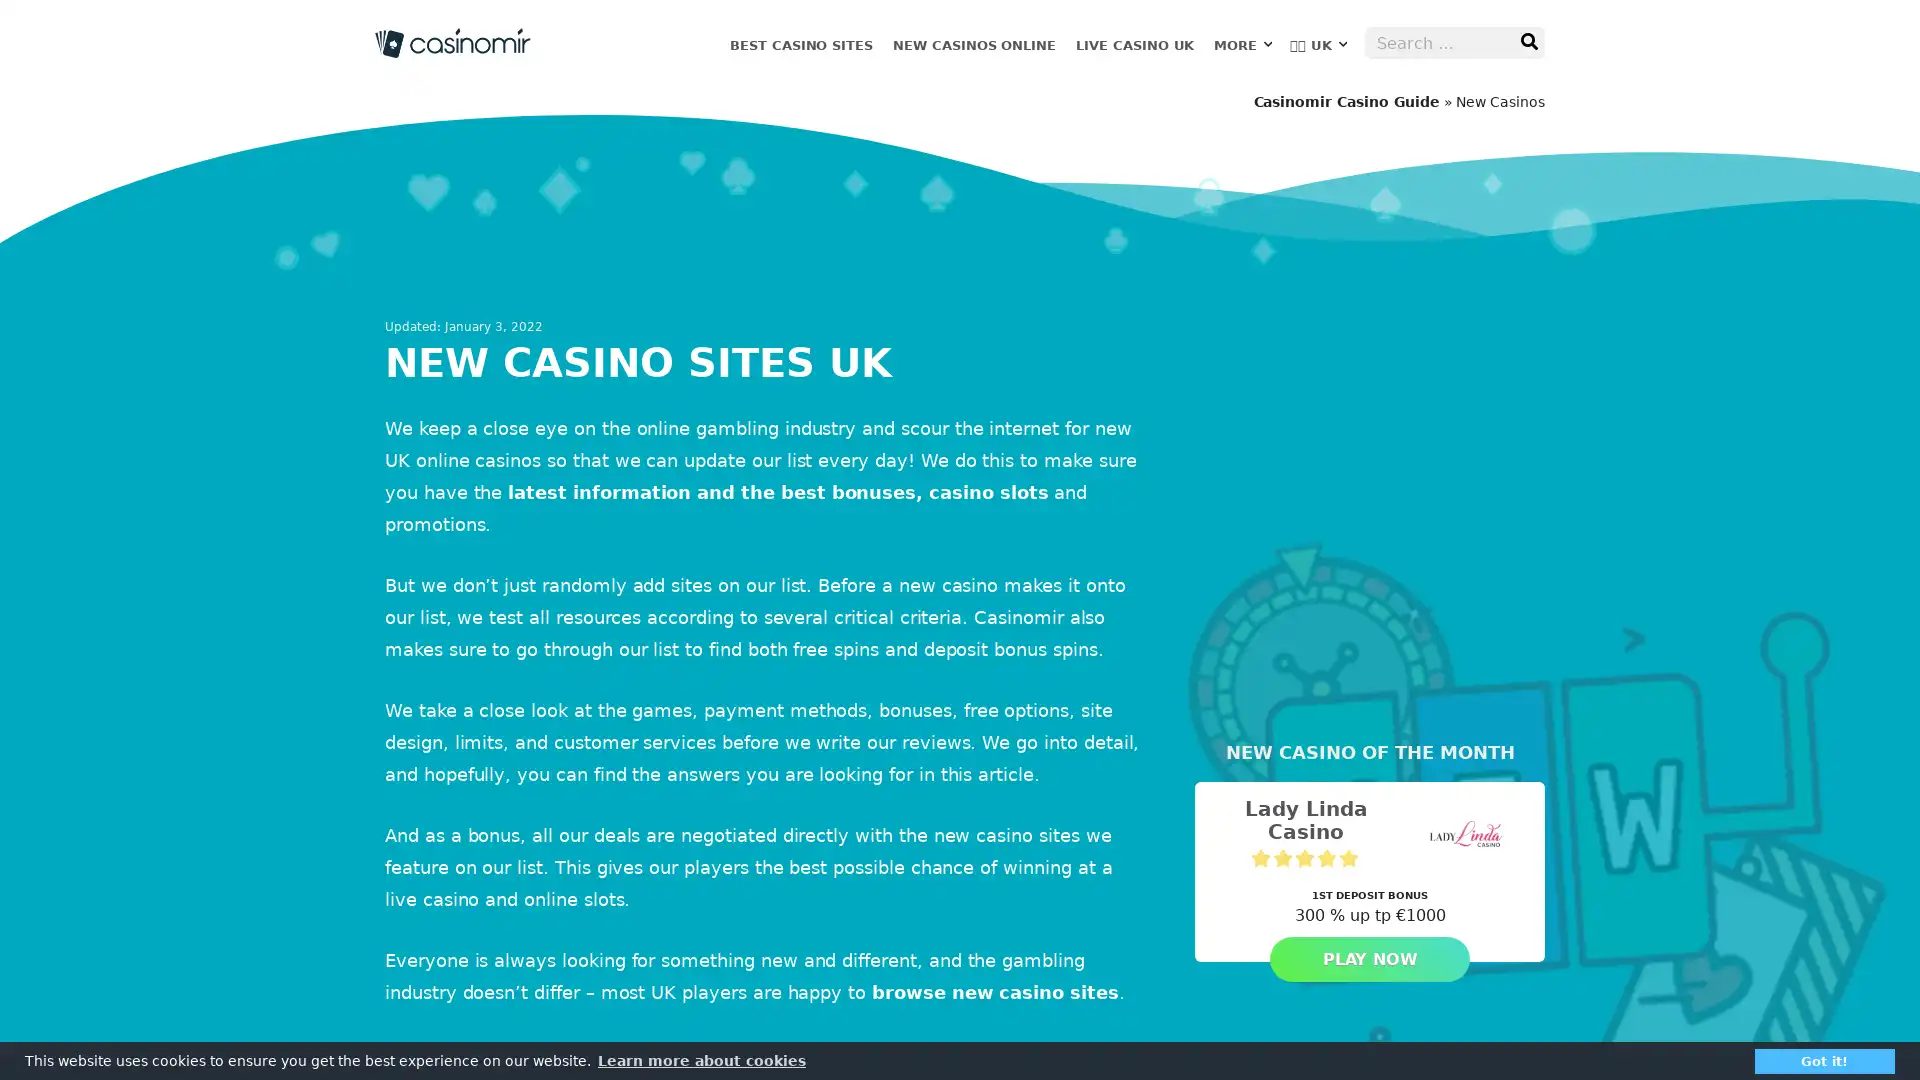  What do you see at coordinates (1824, 1059) in the screenshot?
I see `dismiss cookie message` at bounding box center [1824, 1059].